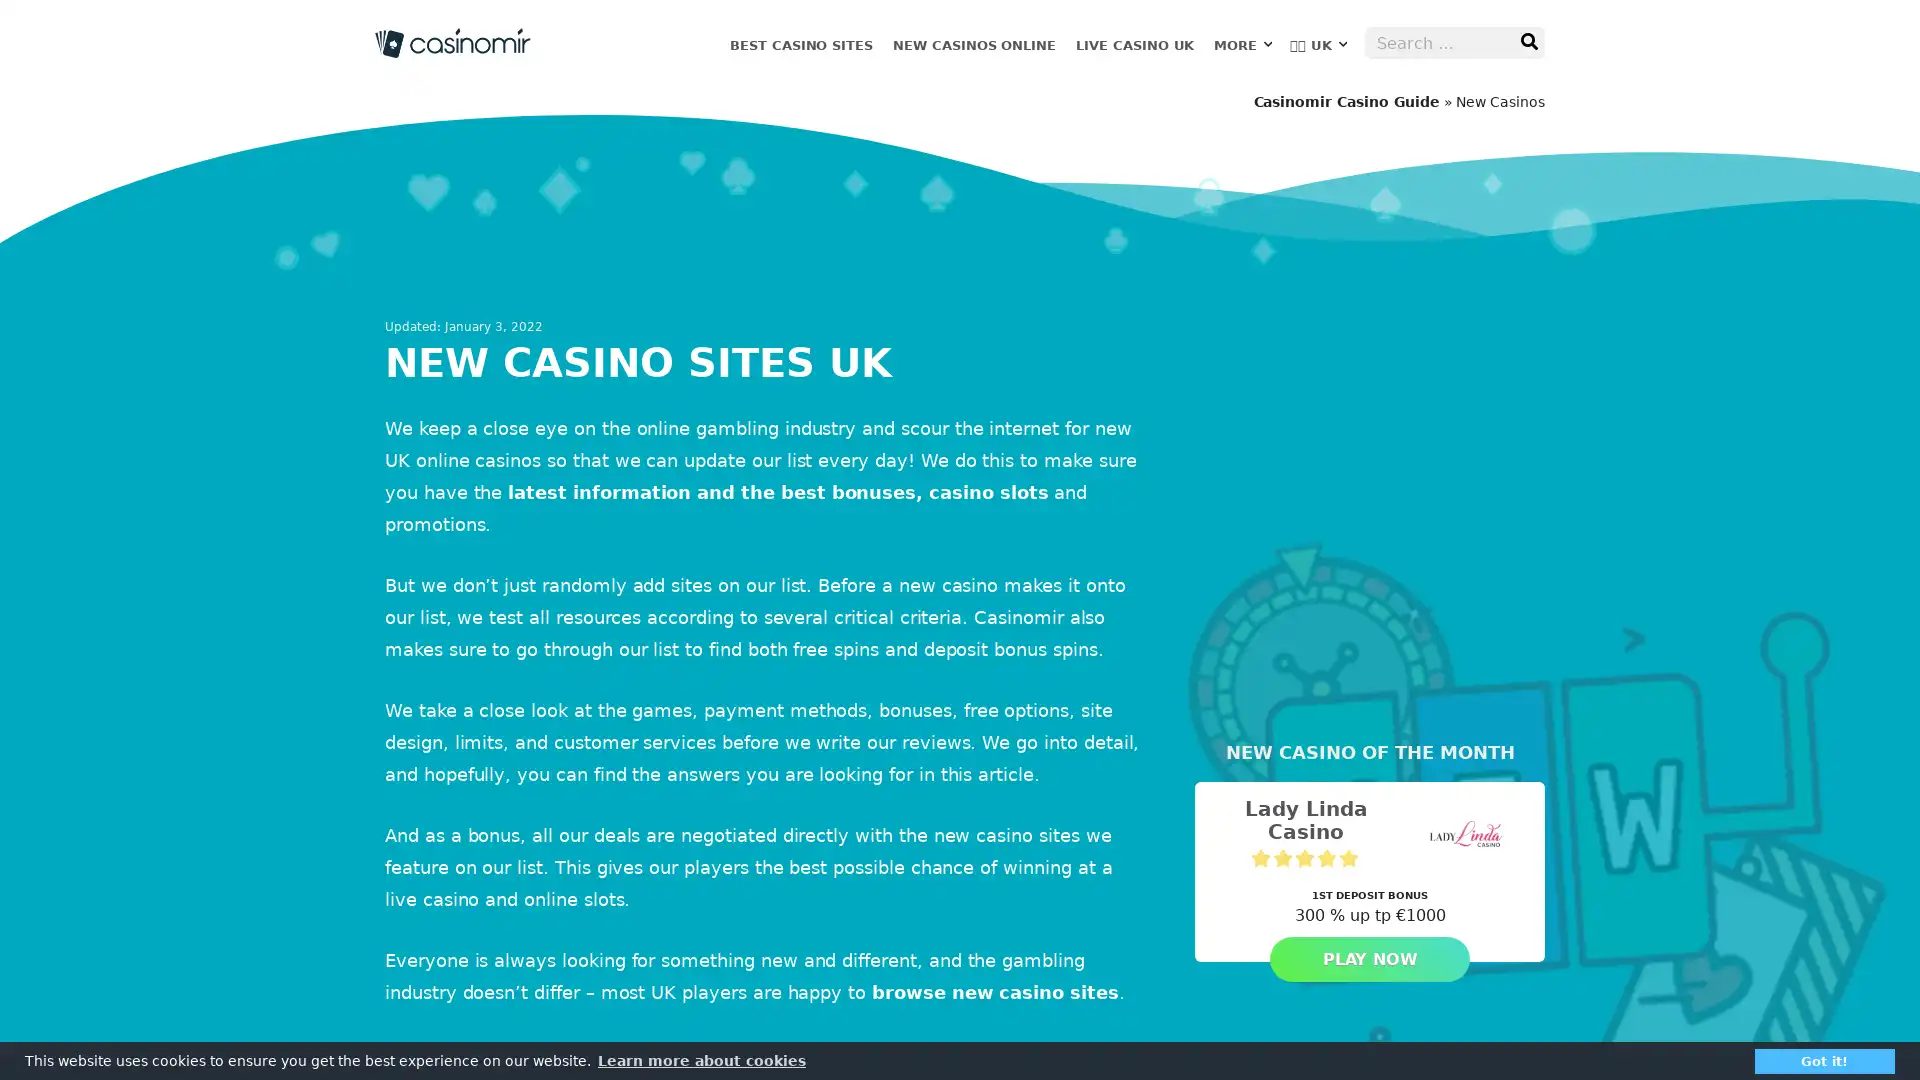  What do you see at coordinates (1824, 1059) in the screenshot?
I see `dismiss cookie message` at bounding box center [1824, 1059].